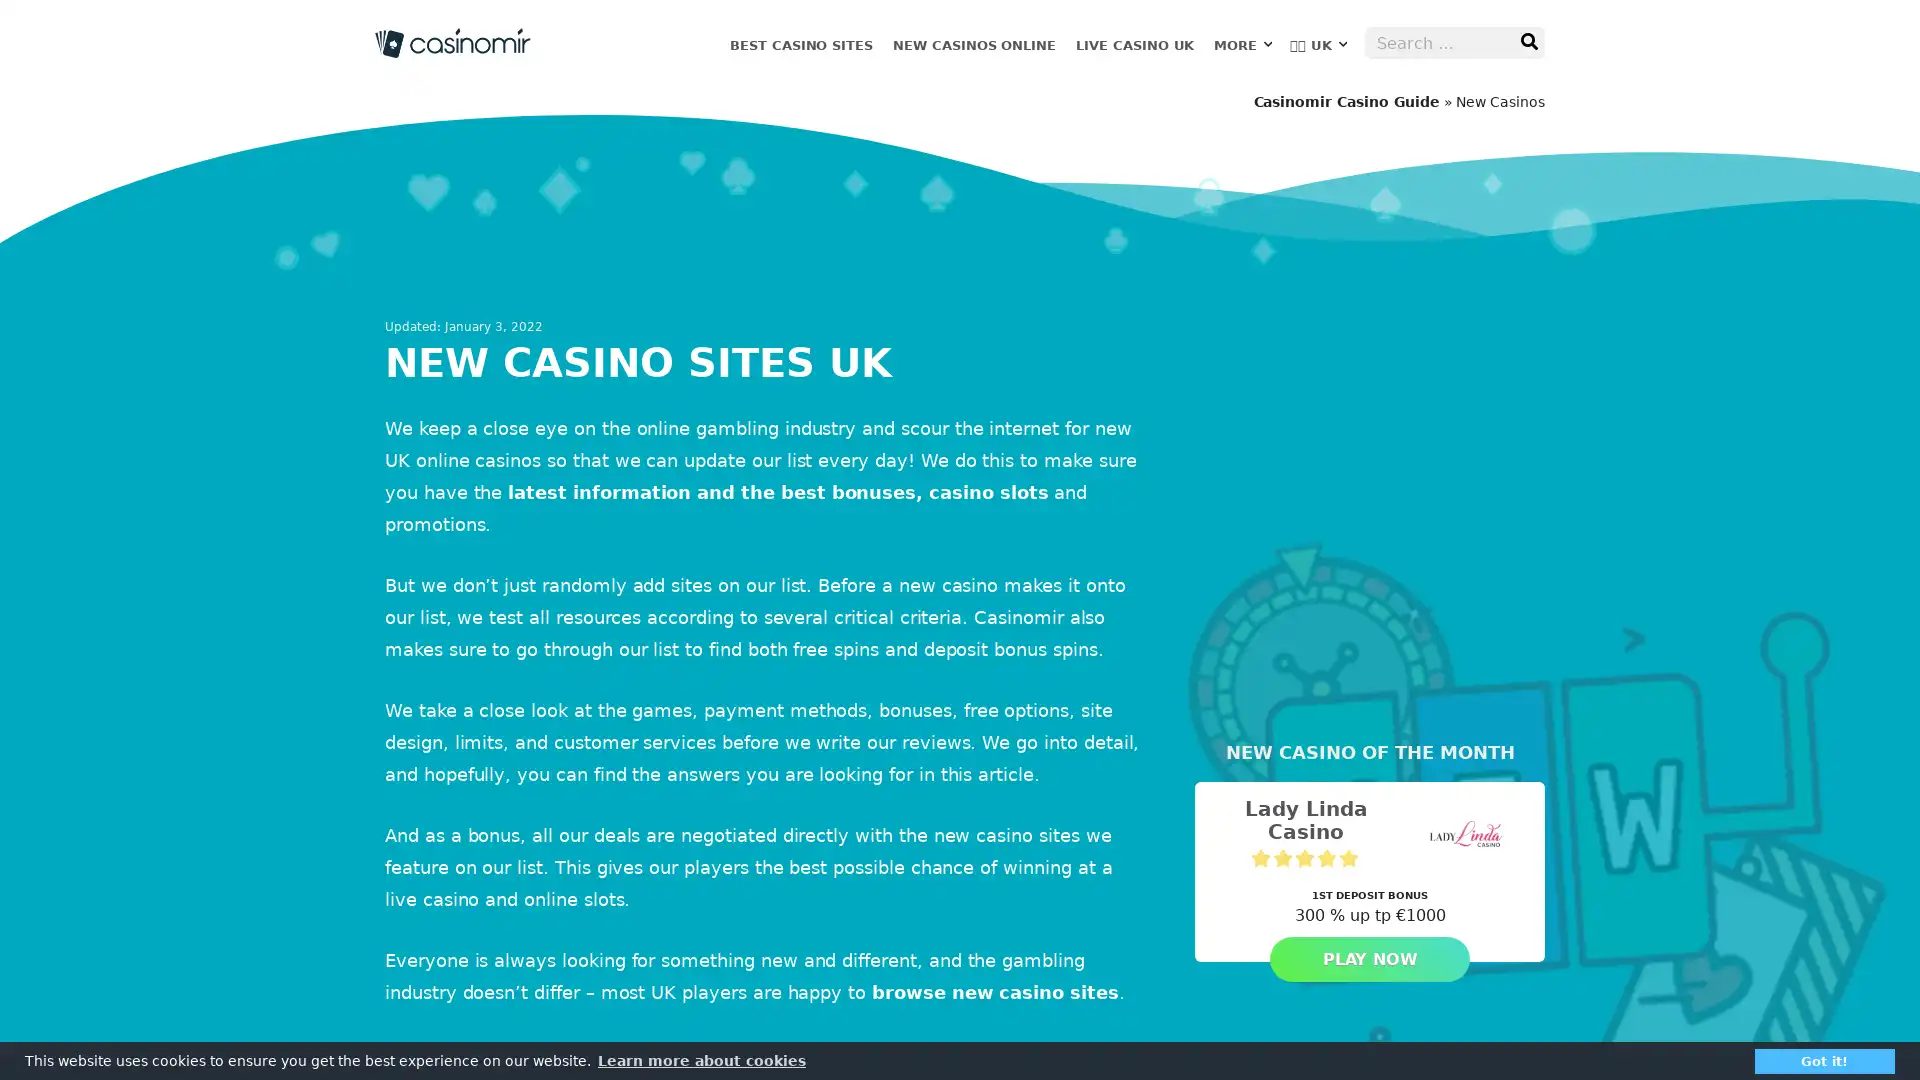  What do you see at coordinates (1824, 1059) in the screenshot?
I see `dismiss cookie message` at bounding box center [1824, 1059].